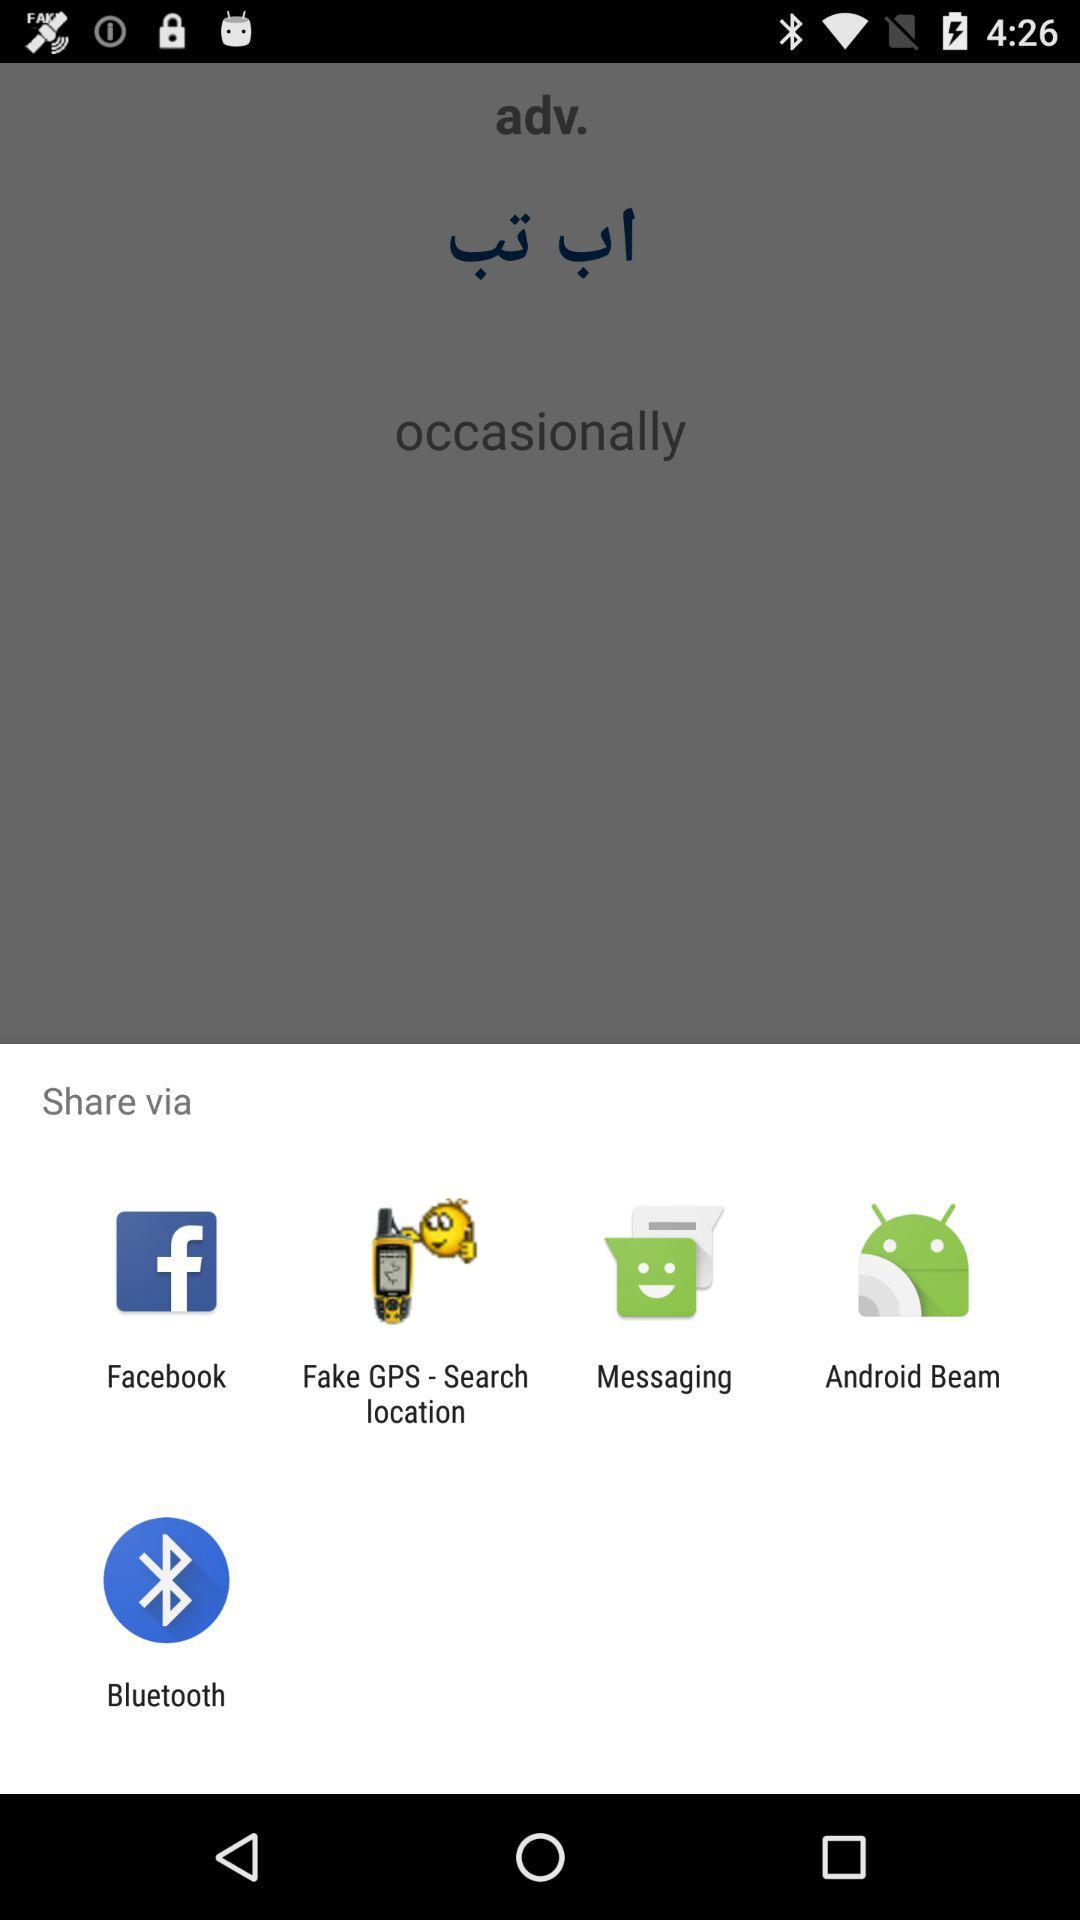 The width and height of the screenshot is (1080, 1920). What do you see at coordinates (414, 1392) in the screenshot?
I see `item next to the facebook item` at bounding box center [414, 1392].